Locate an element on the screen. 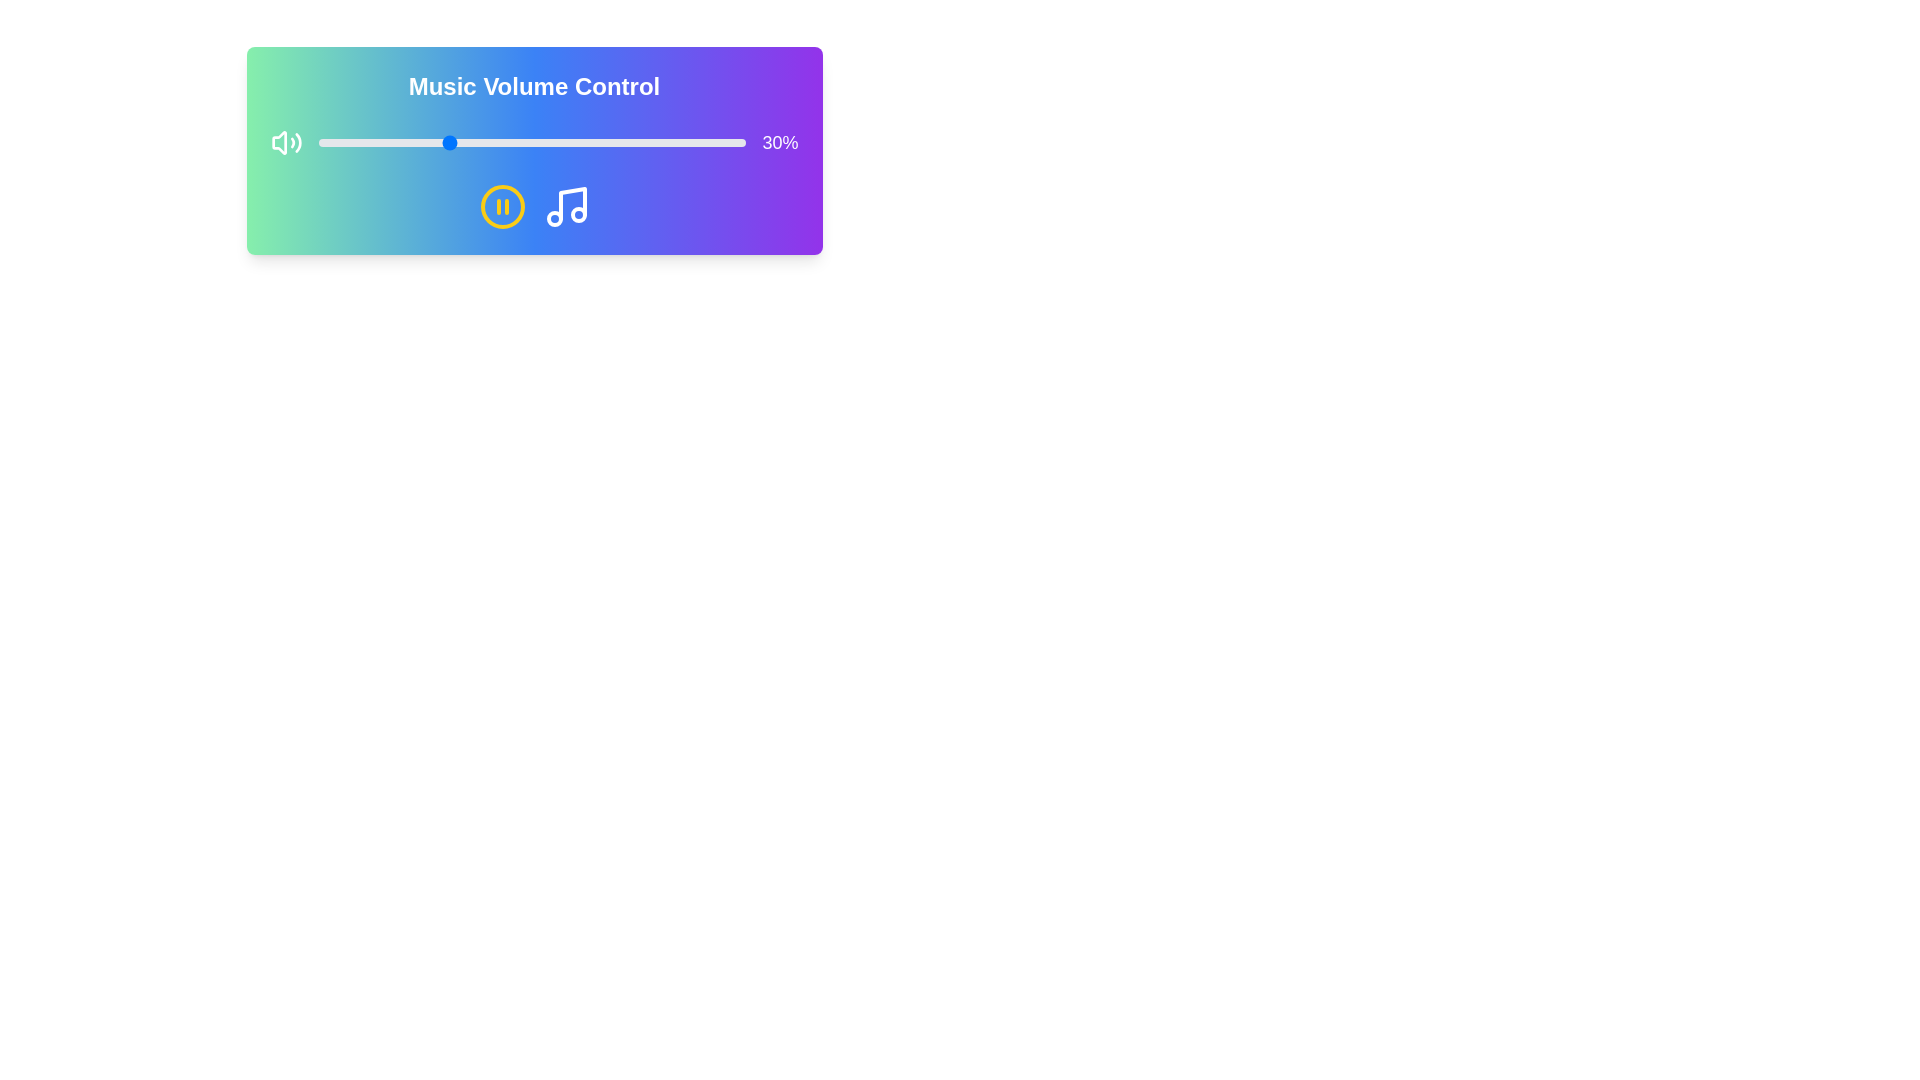 The height and width of the screenshot is (1080, 1920). the volume is located at coordinates (352, 141).